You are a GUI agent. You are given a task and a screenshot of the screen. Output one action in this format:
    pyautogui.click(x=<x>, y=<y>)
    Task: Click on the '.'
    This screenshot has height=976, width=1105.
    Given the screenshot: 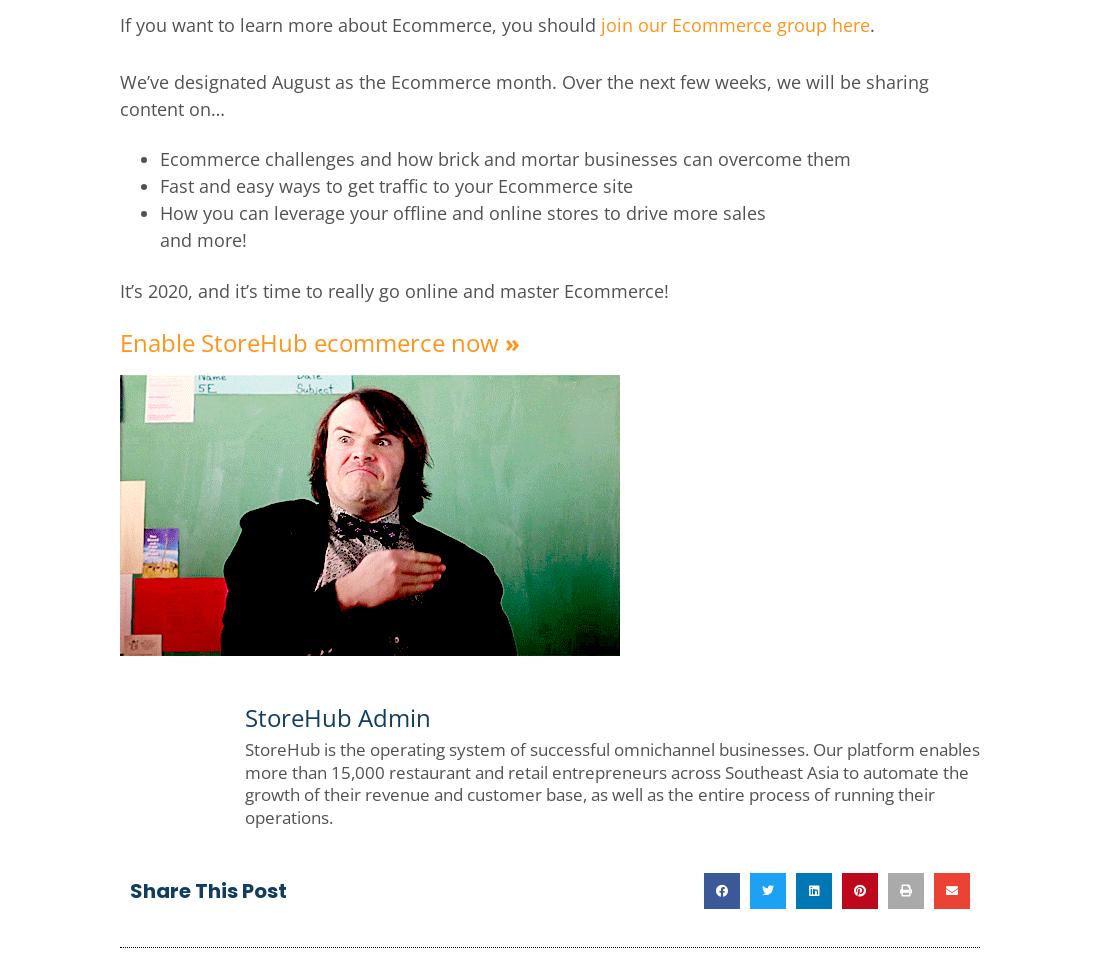 What is the action you would take?
    pyautogui.click(x=868, y=24)
    